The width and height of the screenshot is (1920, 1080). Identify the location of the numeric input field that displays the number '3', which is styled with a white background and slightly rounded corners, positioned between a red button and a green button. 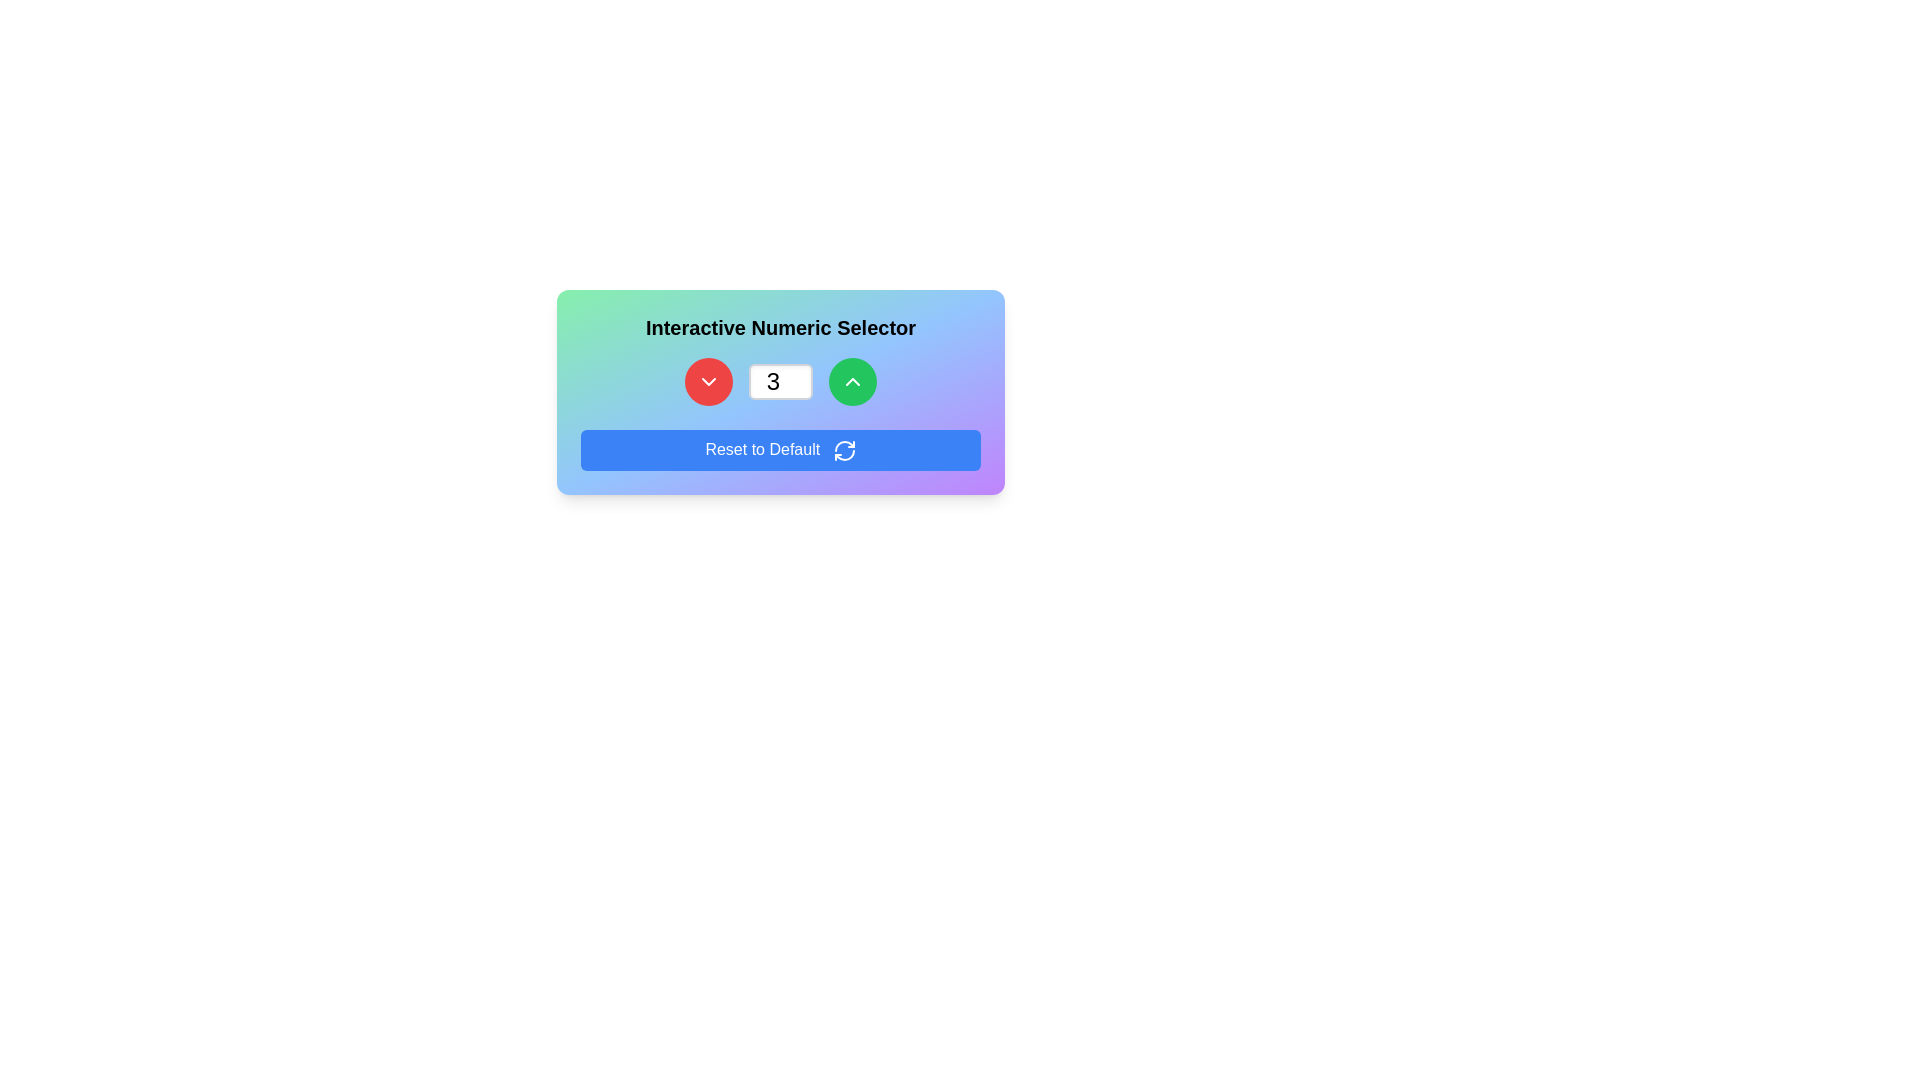
(780, 381).